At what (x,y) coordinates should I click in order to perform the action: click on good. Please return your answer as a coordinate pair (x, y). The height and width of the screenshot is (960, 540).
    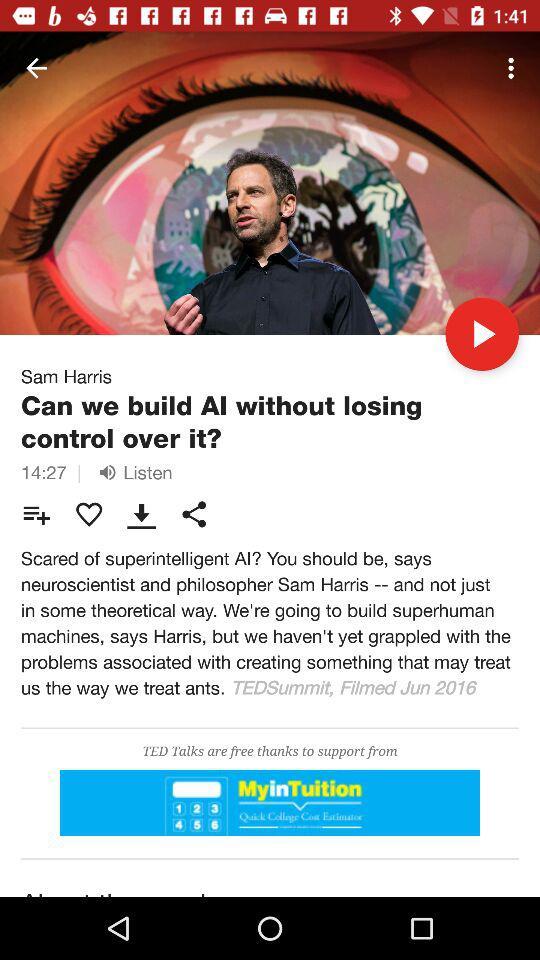
    Looking at the image, I should click on (270, 803).